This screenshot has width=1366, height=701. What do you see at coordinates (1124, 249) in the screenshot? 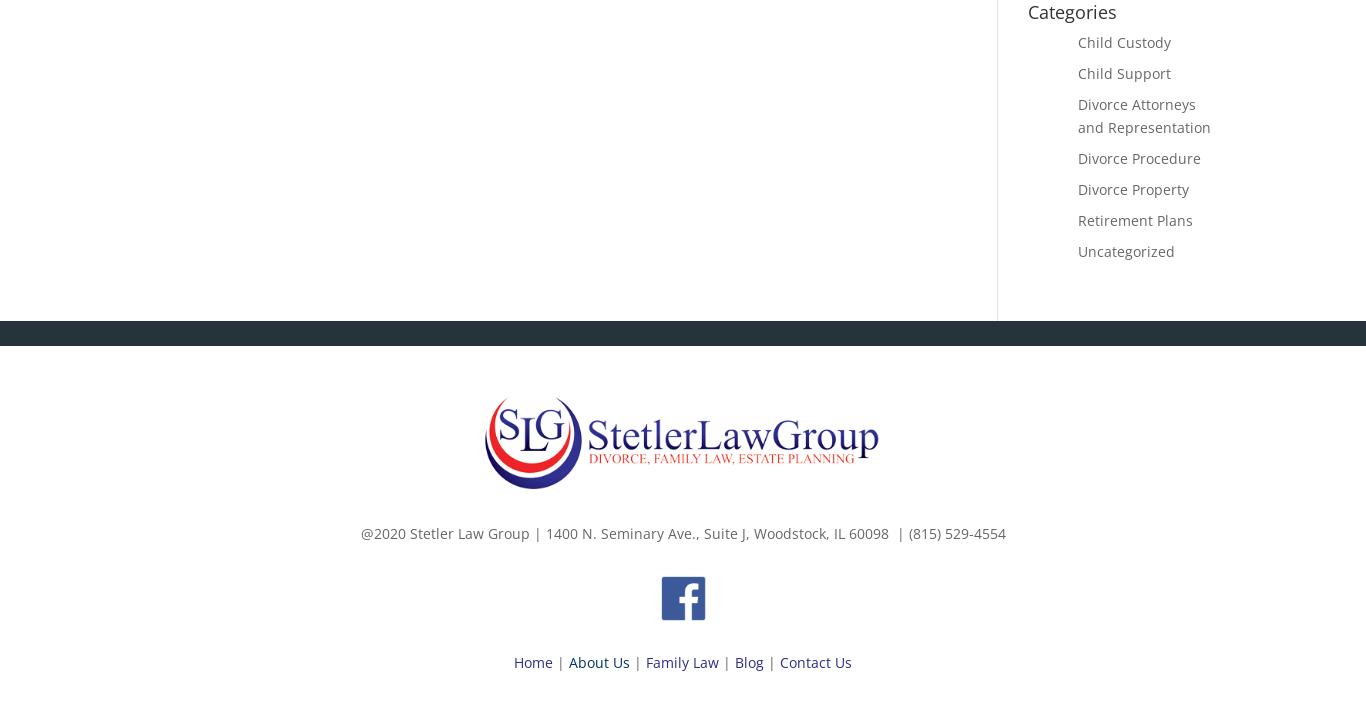
I see `'Uncategorized'` at bounding box center [1124, 249].